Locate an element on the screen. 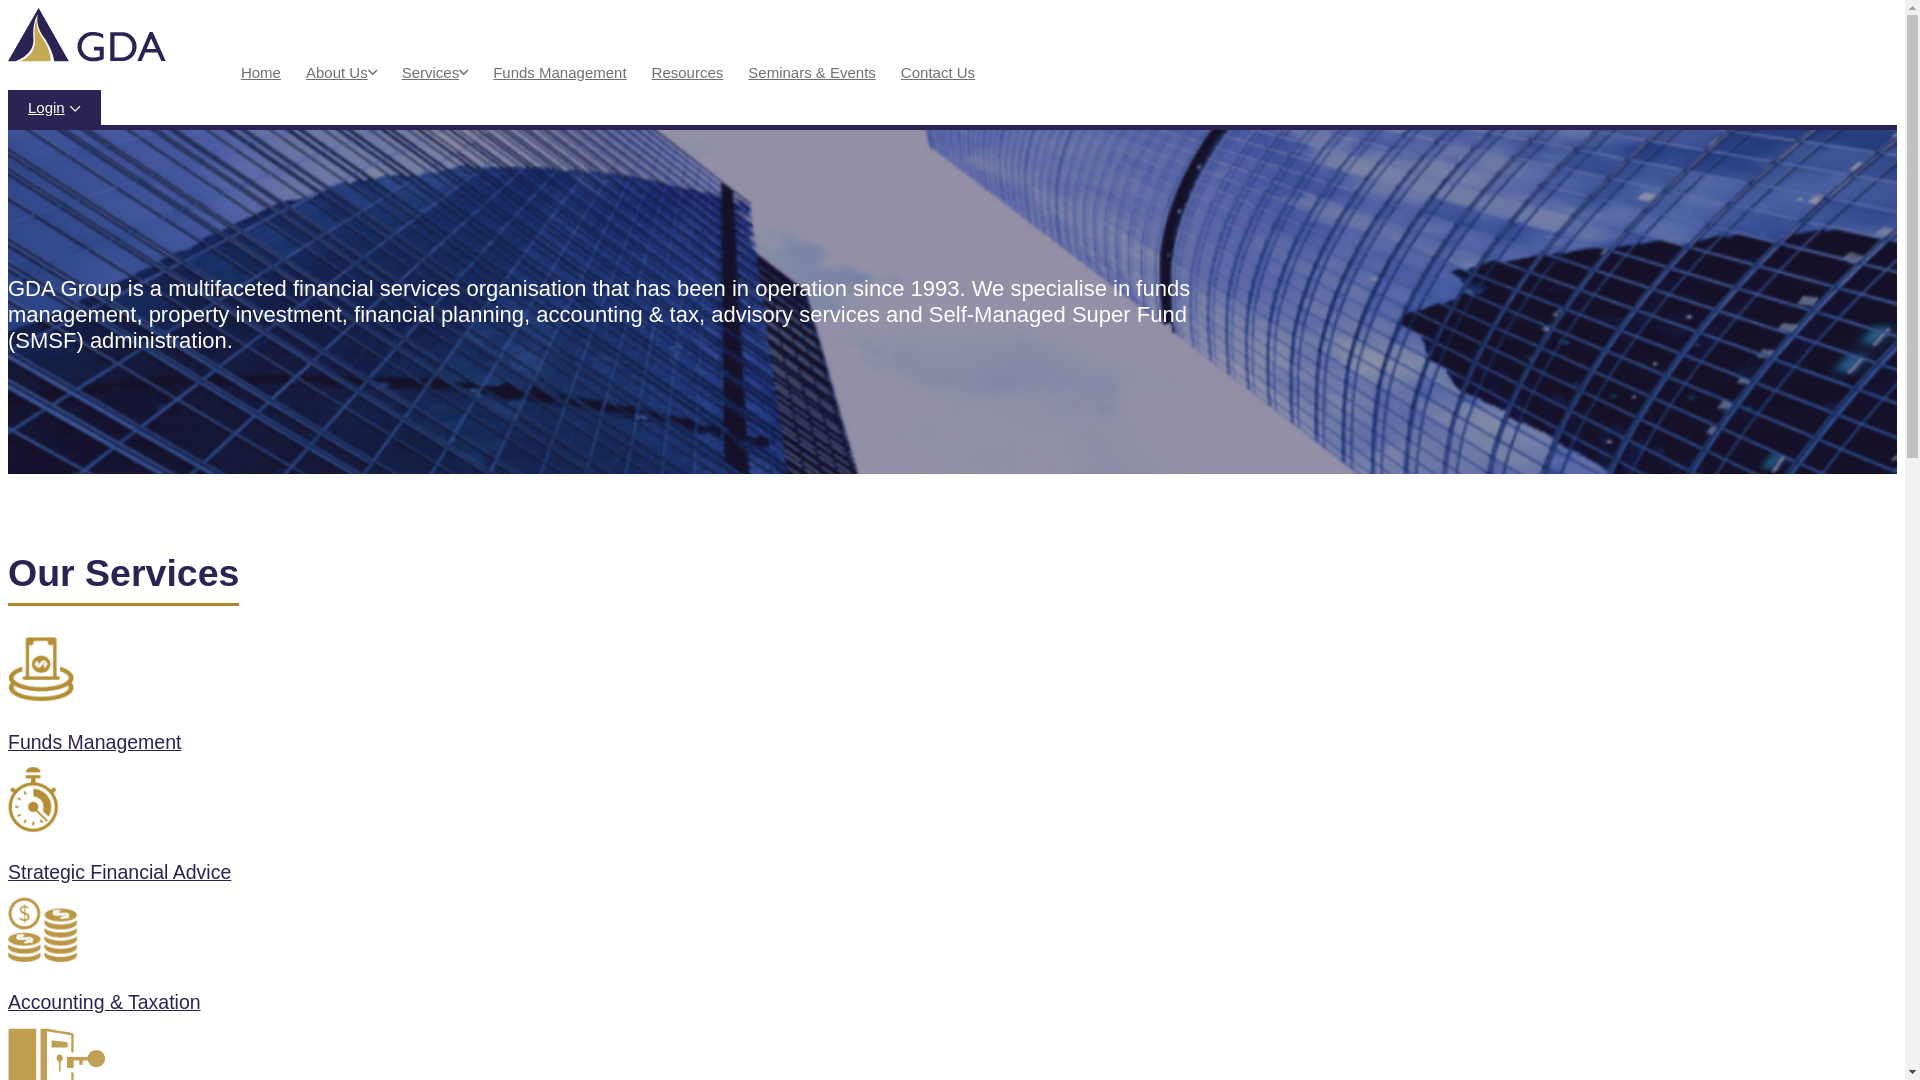 The height and width of the screenshot is (1080, 1920). 'Login' is located at coordinates (54, 108).